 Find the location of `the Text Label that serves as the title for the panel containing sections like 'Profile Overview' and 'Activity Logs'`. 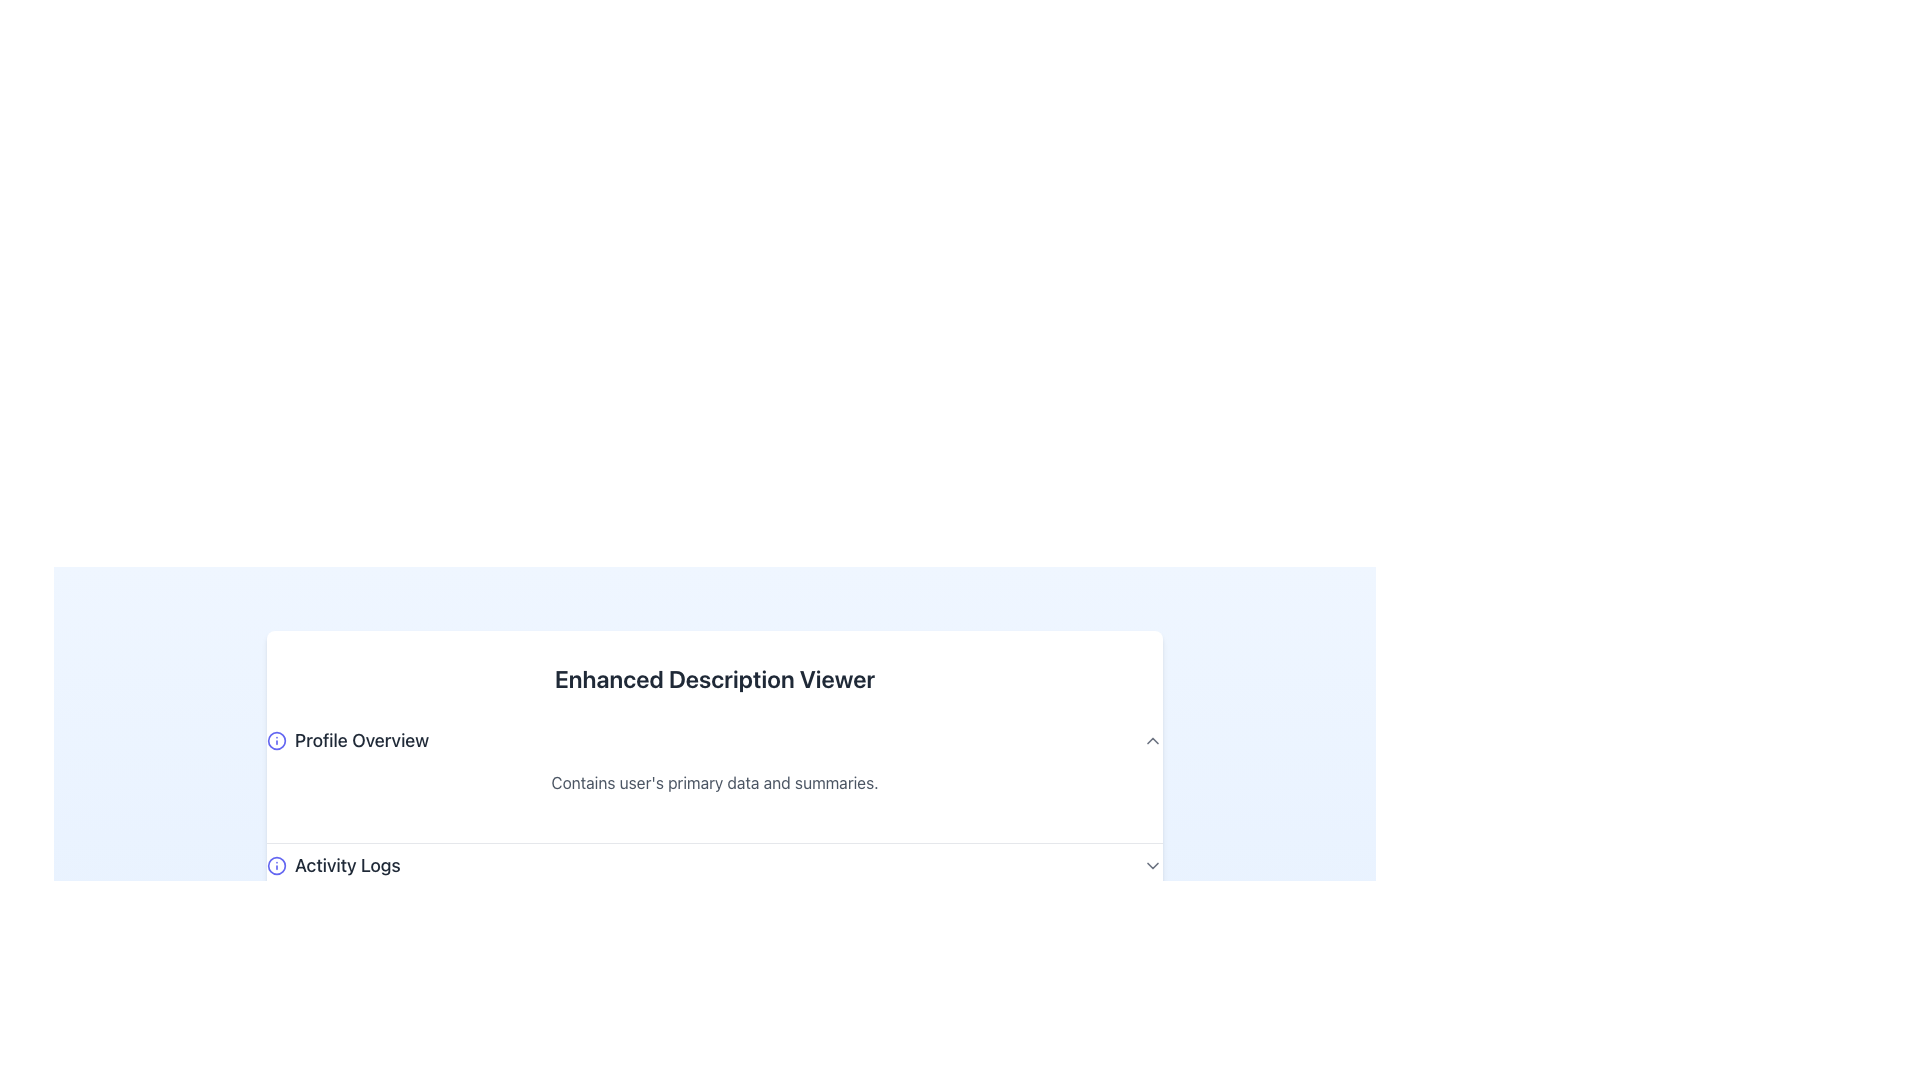

the Text Label that serves as the title for the panel containing sections like 'Profile Overview' and 'Activity Logs' is located at coordinates (715, 677).